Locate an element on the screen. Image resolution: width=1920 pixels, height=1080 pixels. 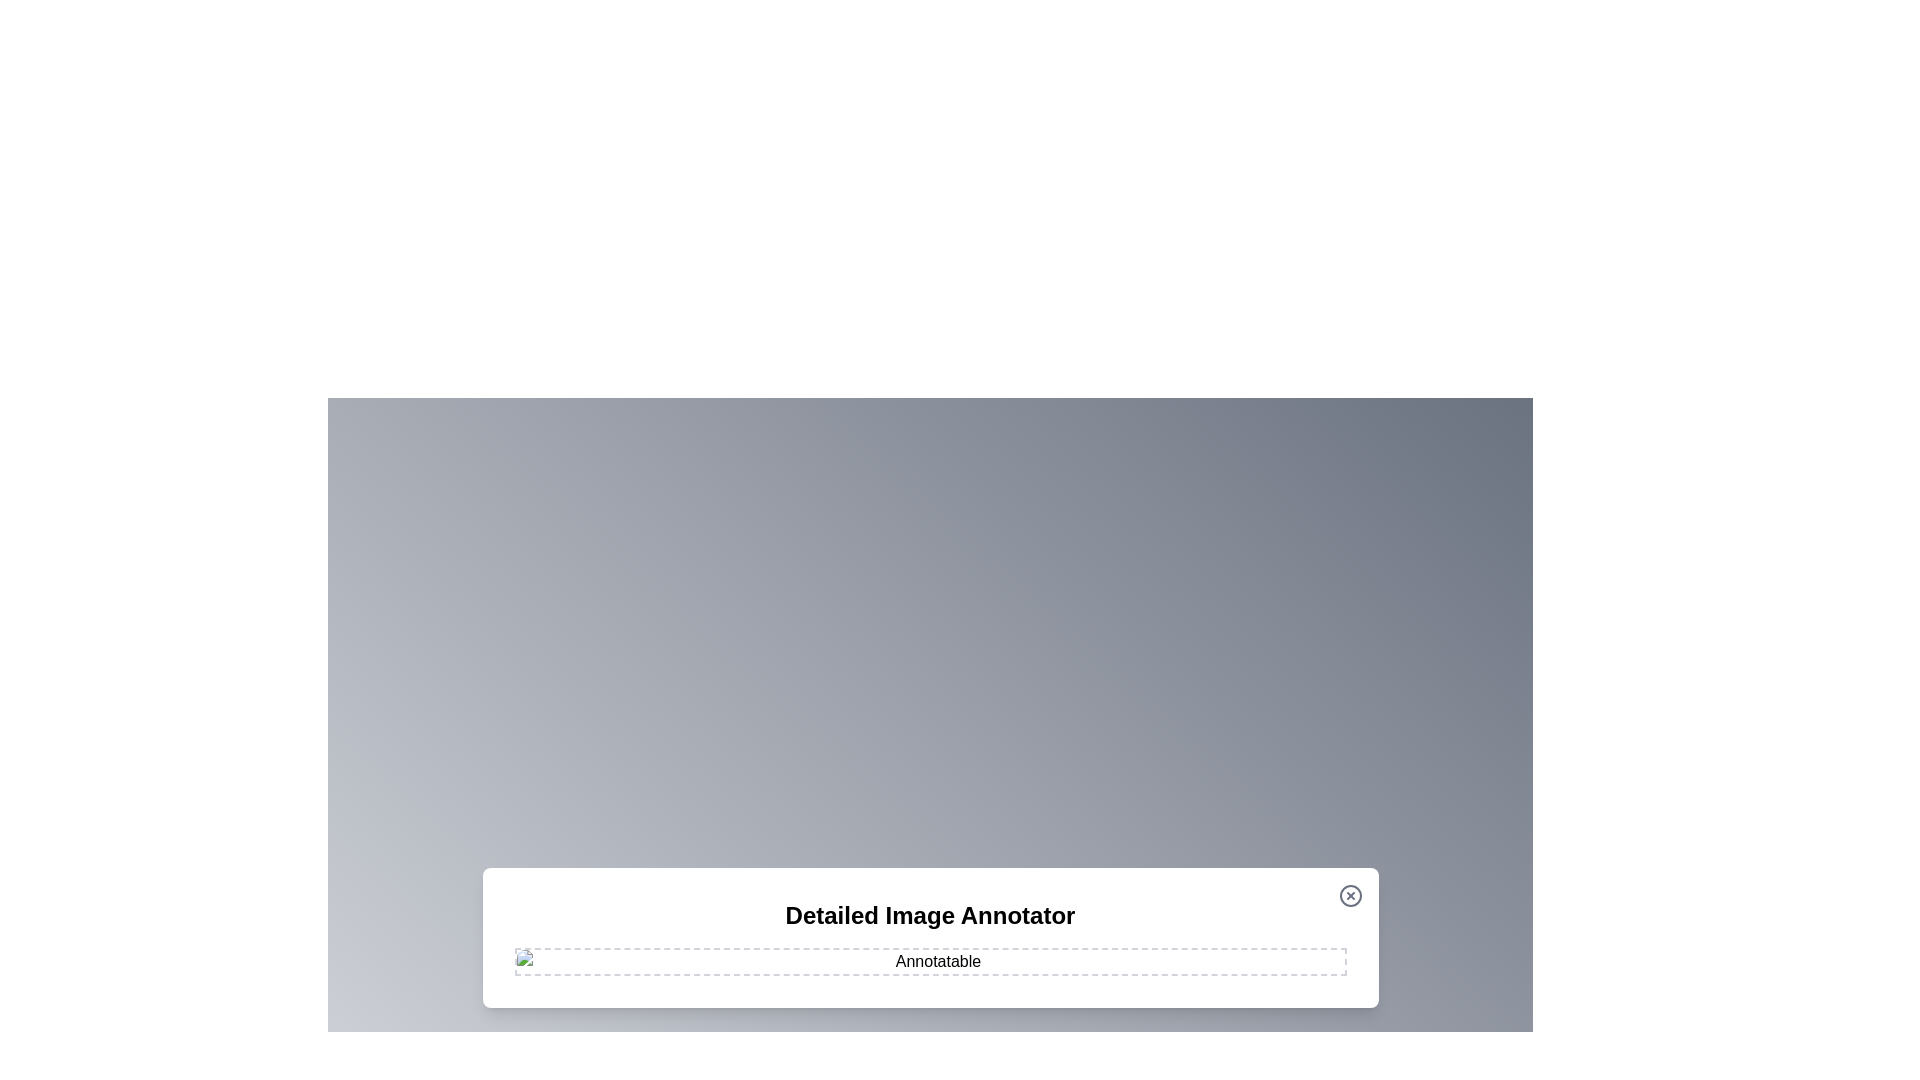
the close button located at the top-right corner of the dialog to close the annotation dialog is located at coordinates (1350, 894).